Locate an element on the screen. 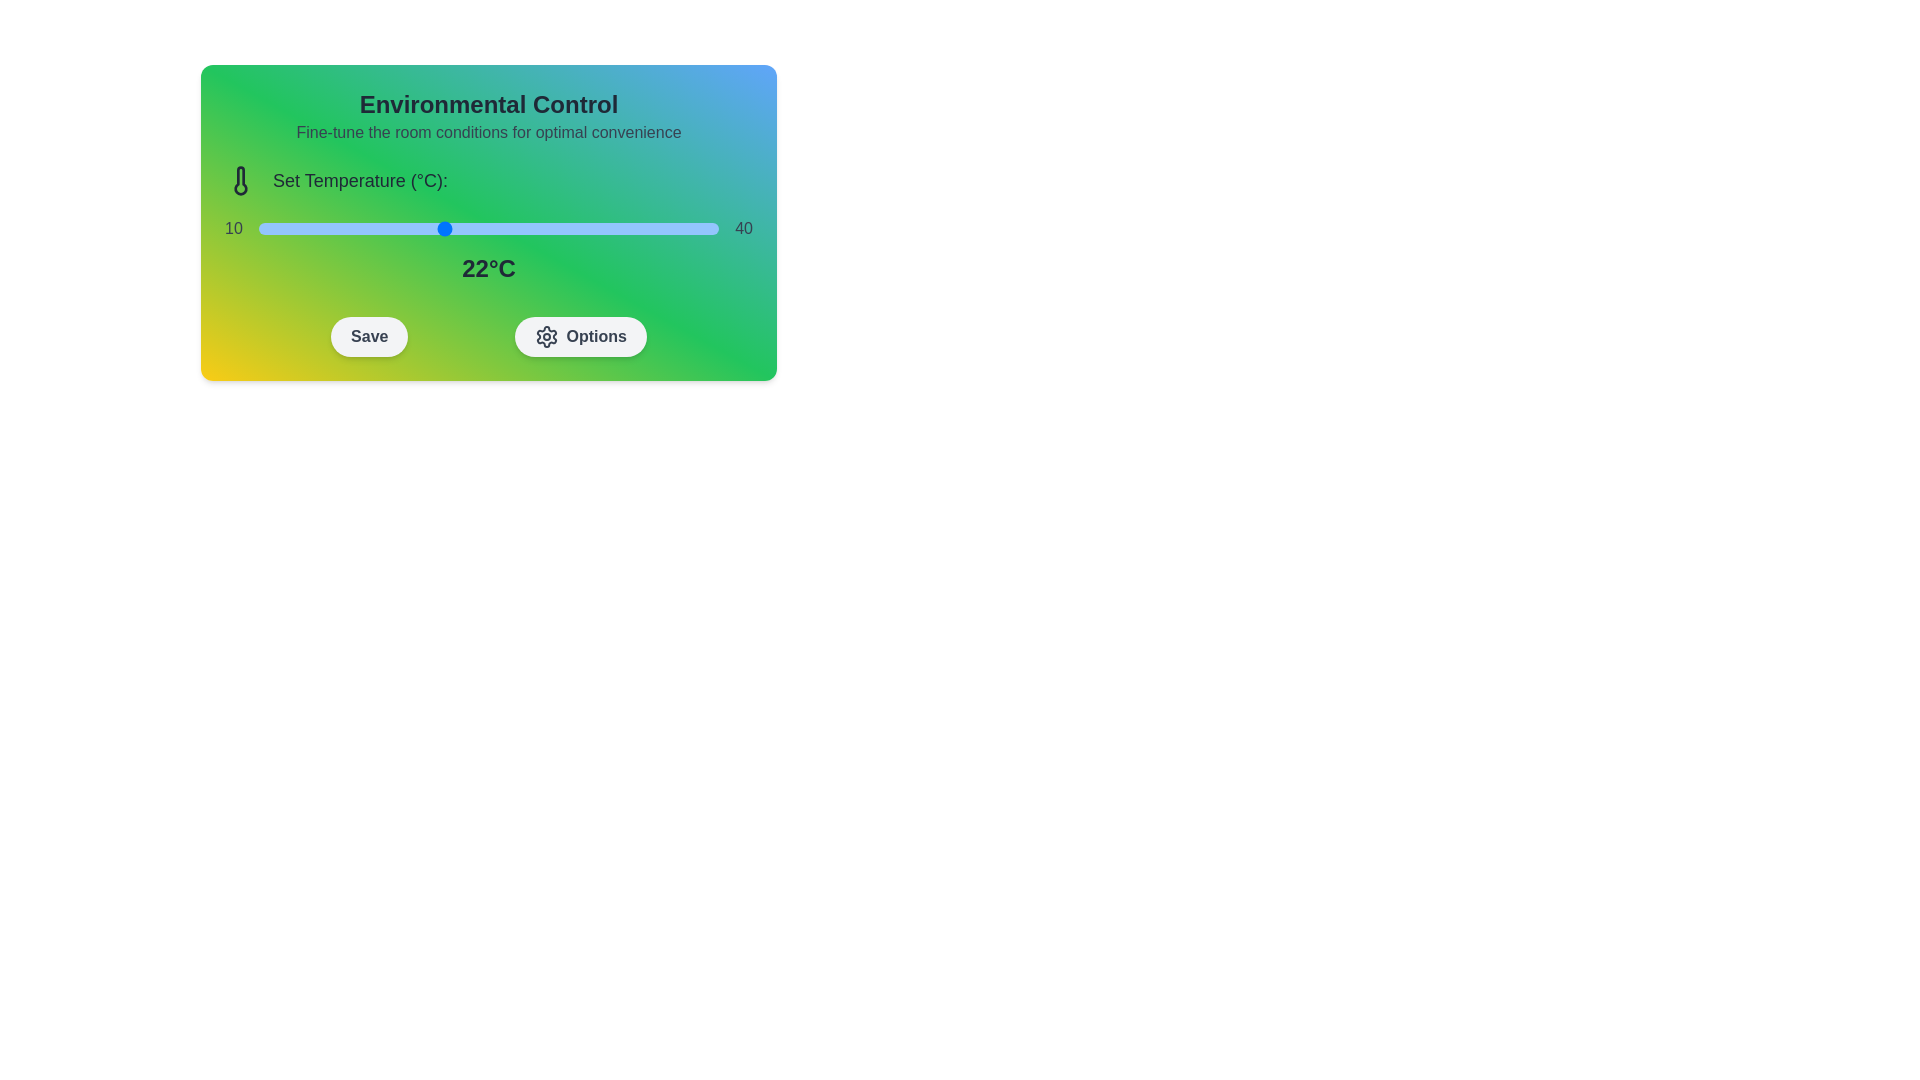 This screenshot has height=1080, width=1920. the cogwheel-shaped settings icon located within the 'Options' button at the bottom-right corner of the card-like UI component is located at coordinates (546, 335).